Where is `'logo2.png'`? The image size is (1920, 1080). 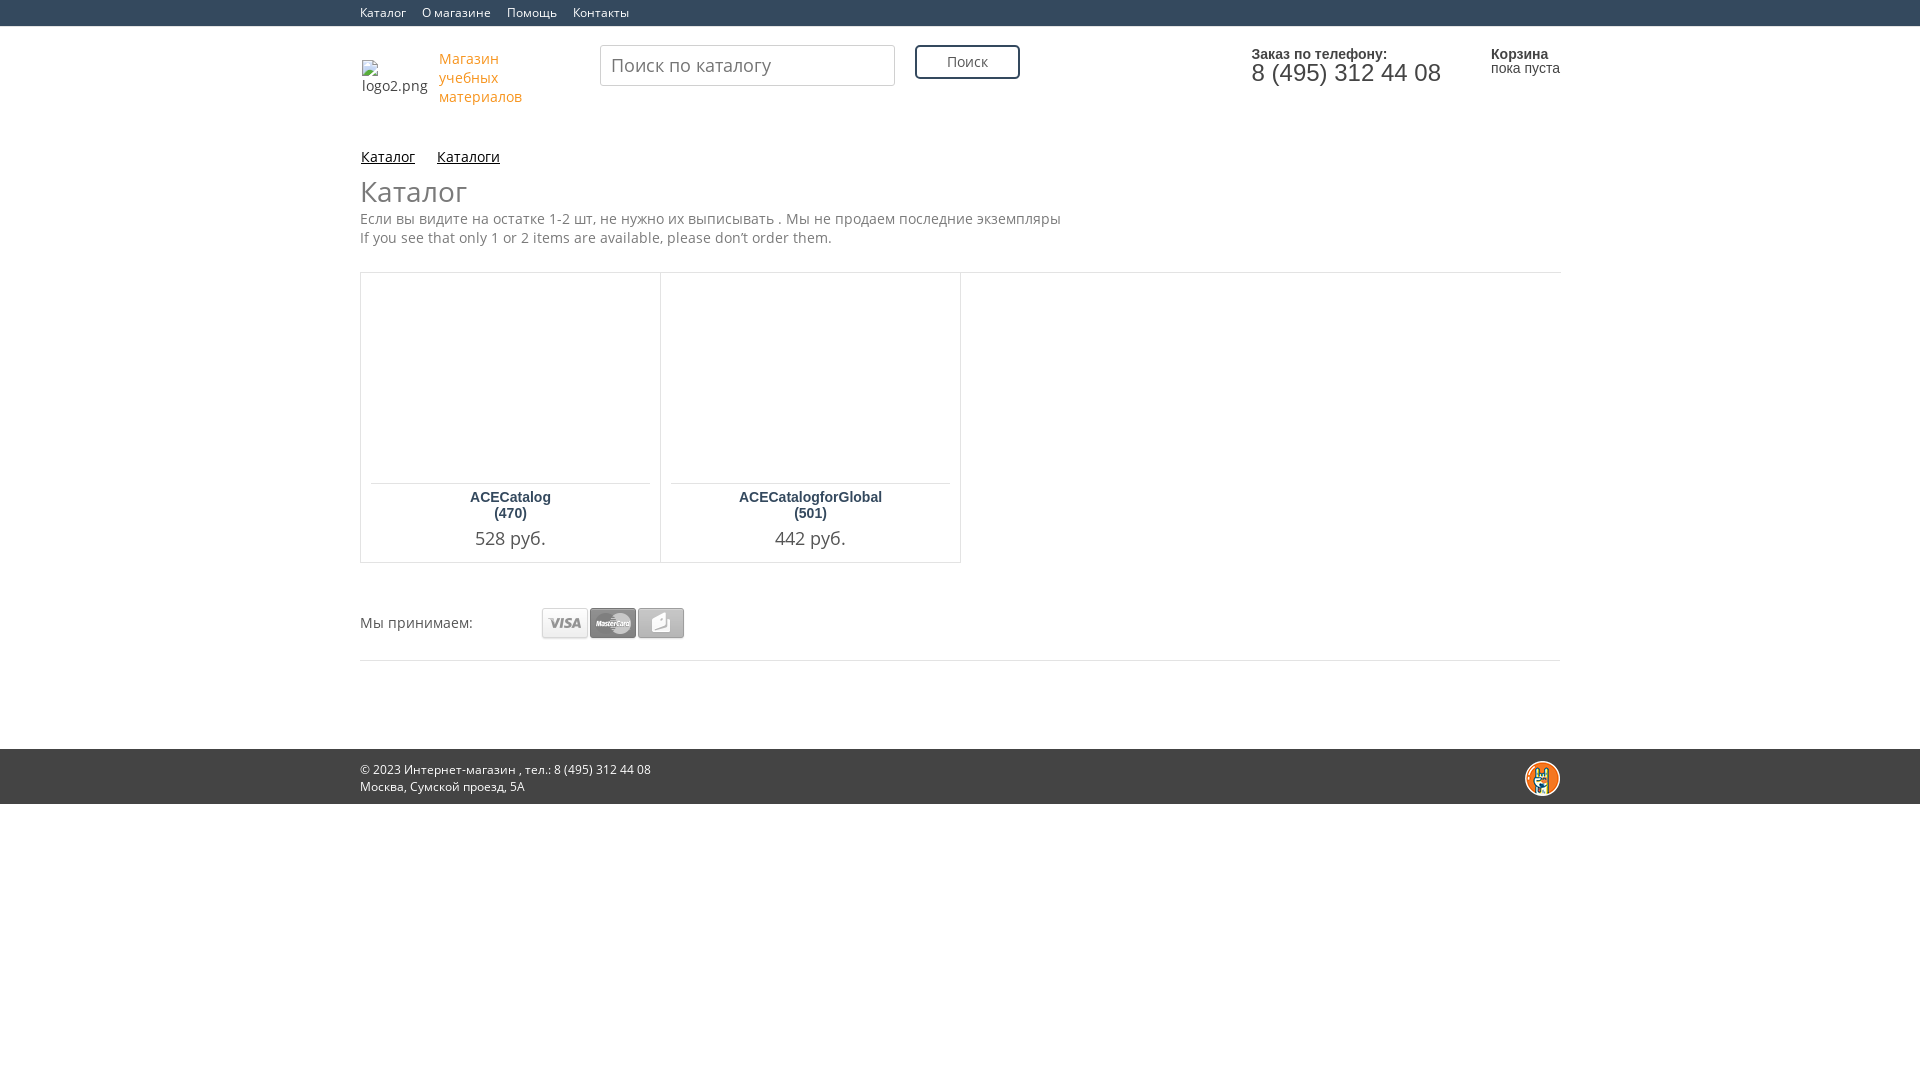 'logo2.png' is located at coordinates (399, 76).